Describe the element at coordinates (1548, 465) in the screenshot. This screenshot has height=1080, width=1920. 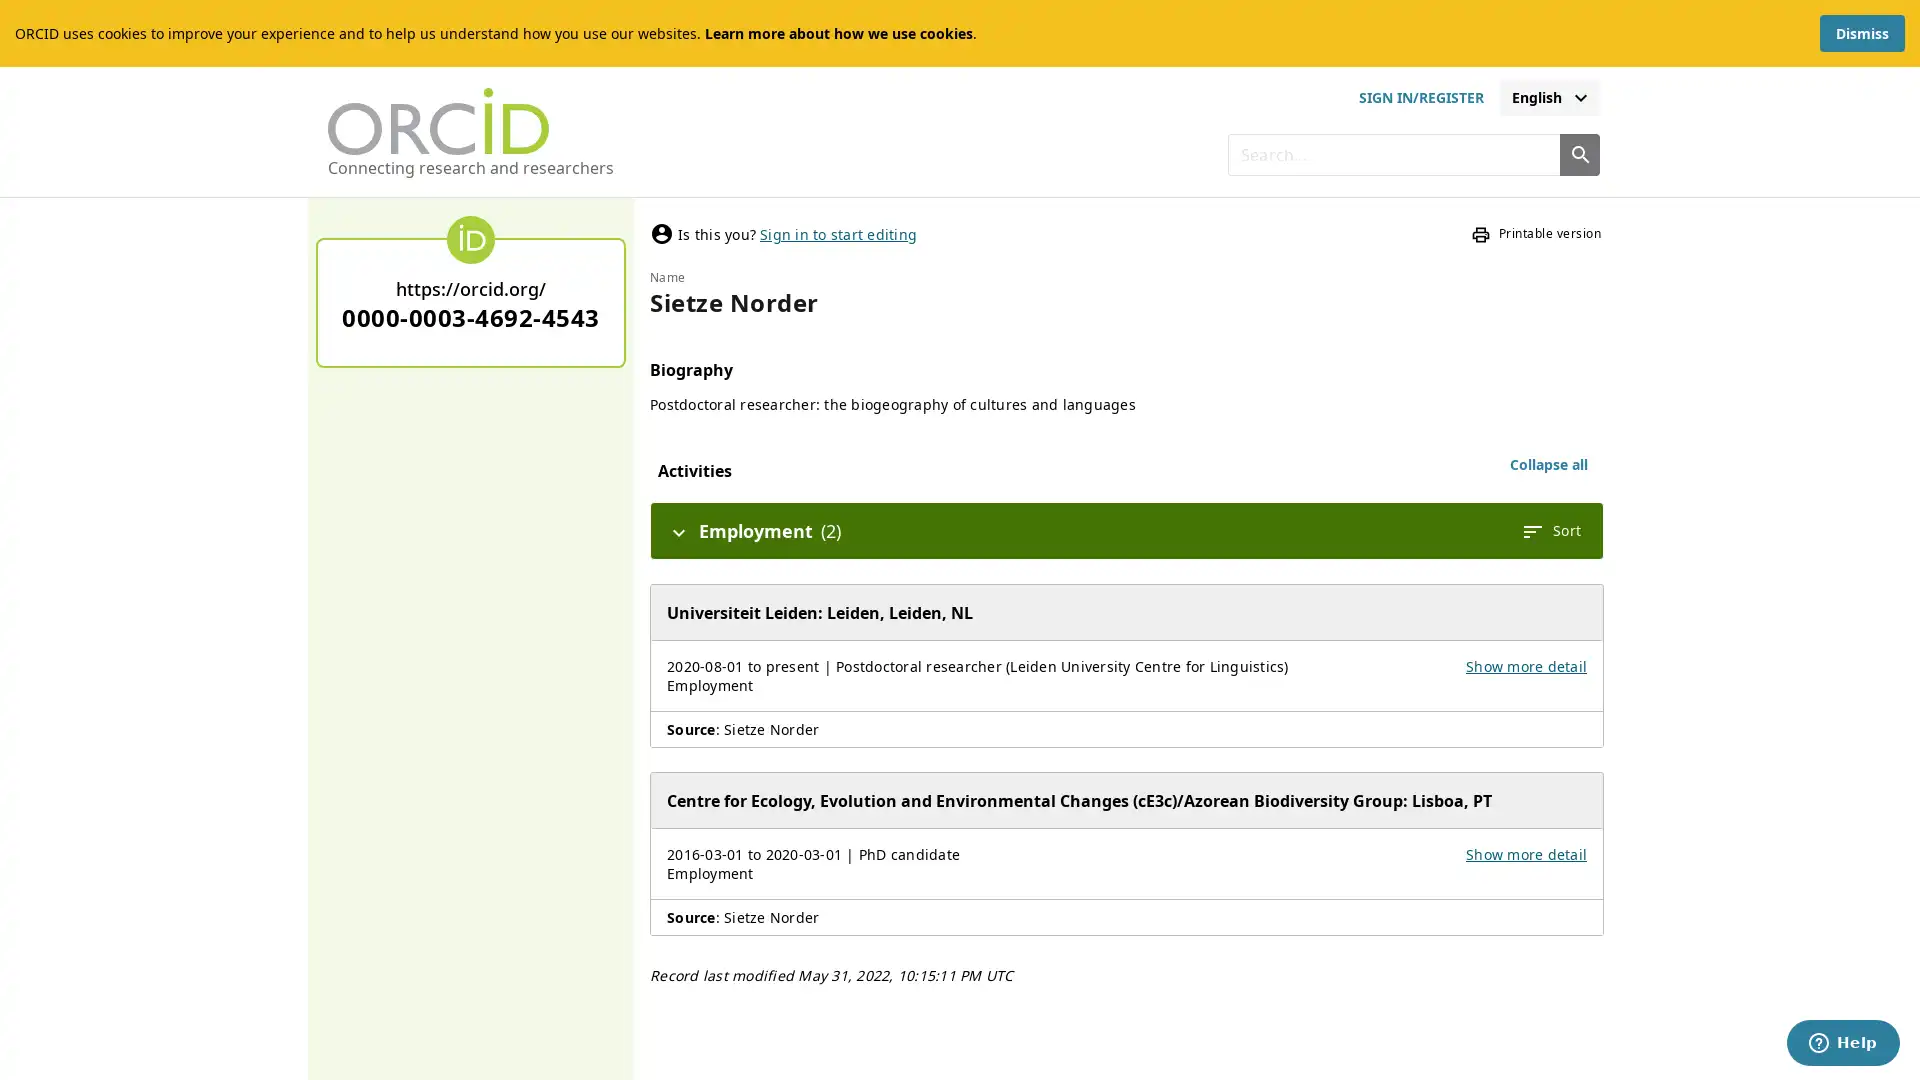
I see `Collapse all` at that location.